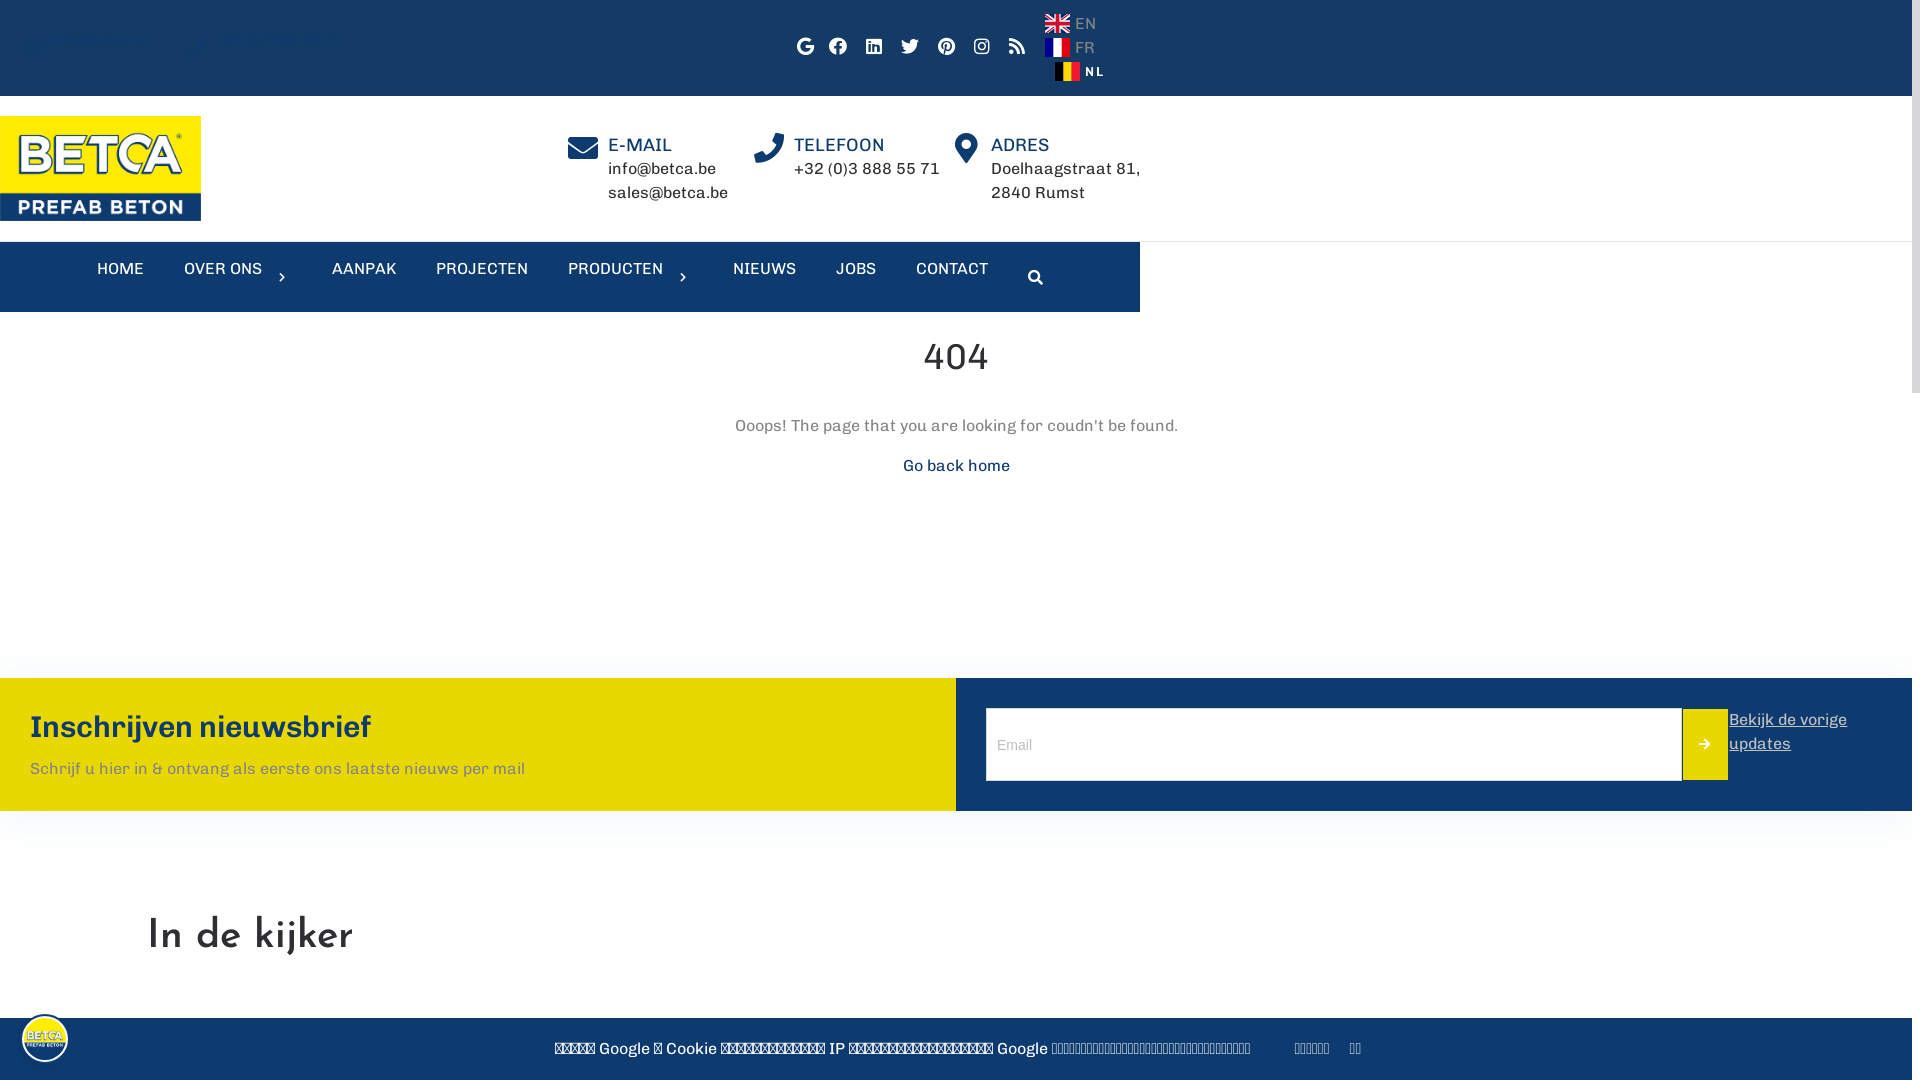 Image resolution: width=1920 pixels, height=1080 pixels. Describe the element at coordinates (1079, 46) in the screenshot. I see `'FR'` at that location.